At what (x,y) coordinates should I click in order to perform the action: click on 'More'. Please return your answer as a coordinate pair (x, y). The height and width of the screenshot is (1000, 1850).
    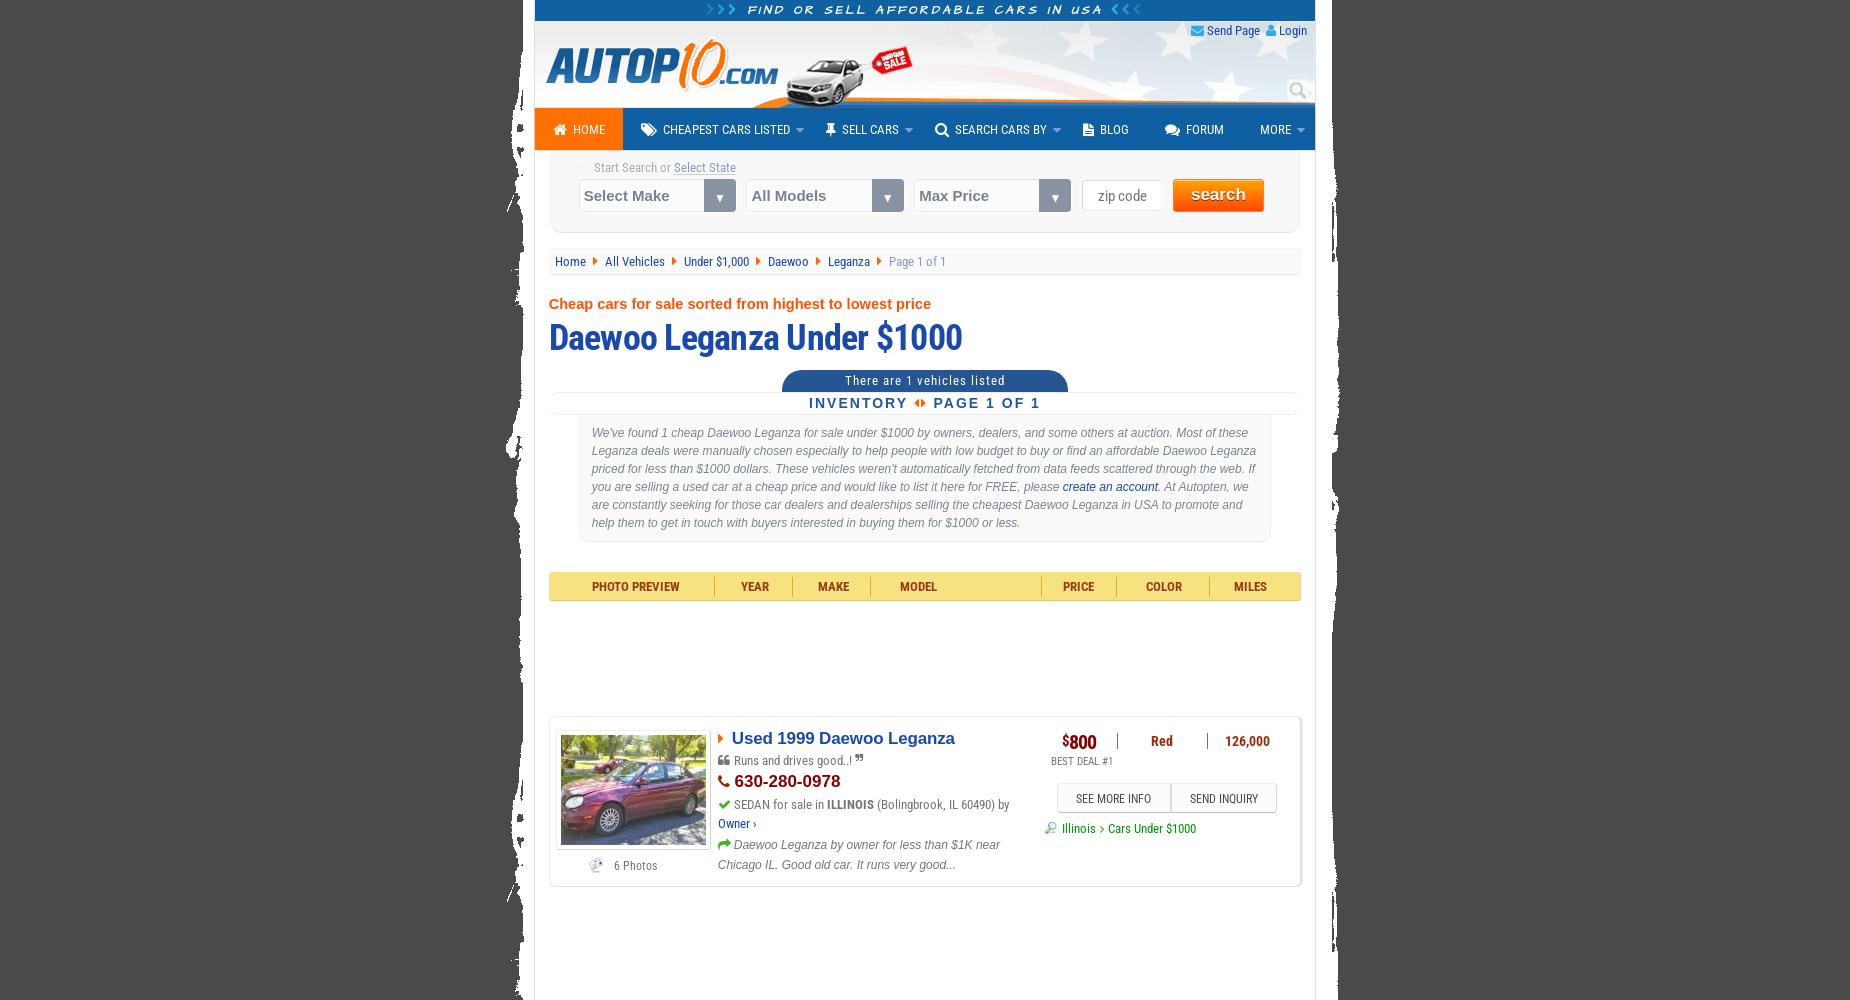
    Looking at the image, I should click on (1259, 129).